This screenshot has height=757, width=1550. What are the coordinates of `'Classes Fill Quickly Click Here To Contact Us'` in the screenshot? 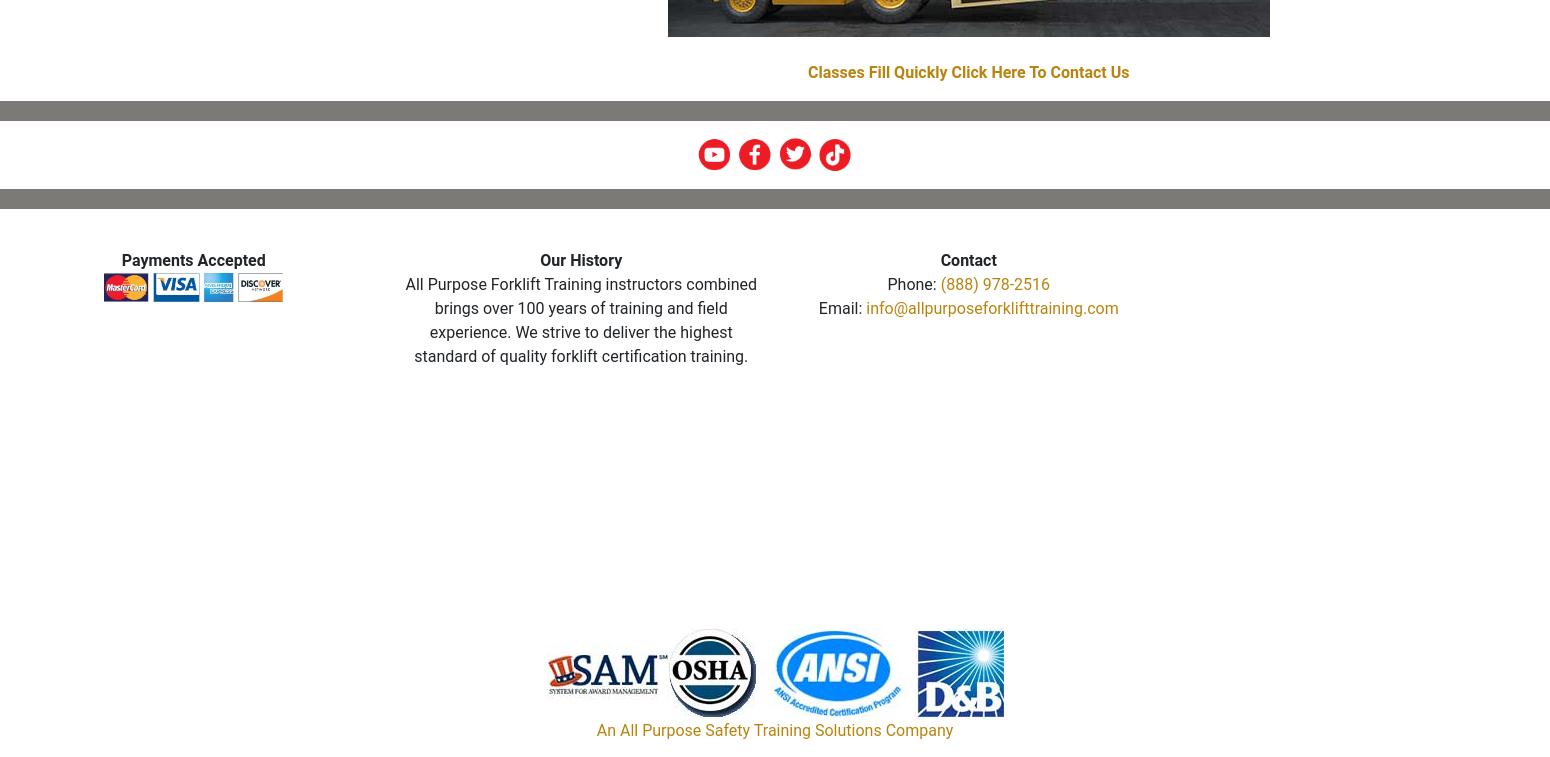 It's located at (967, 71).